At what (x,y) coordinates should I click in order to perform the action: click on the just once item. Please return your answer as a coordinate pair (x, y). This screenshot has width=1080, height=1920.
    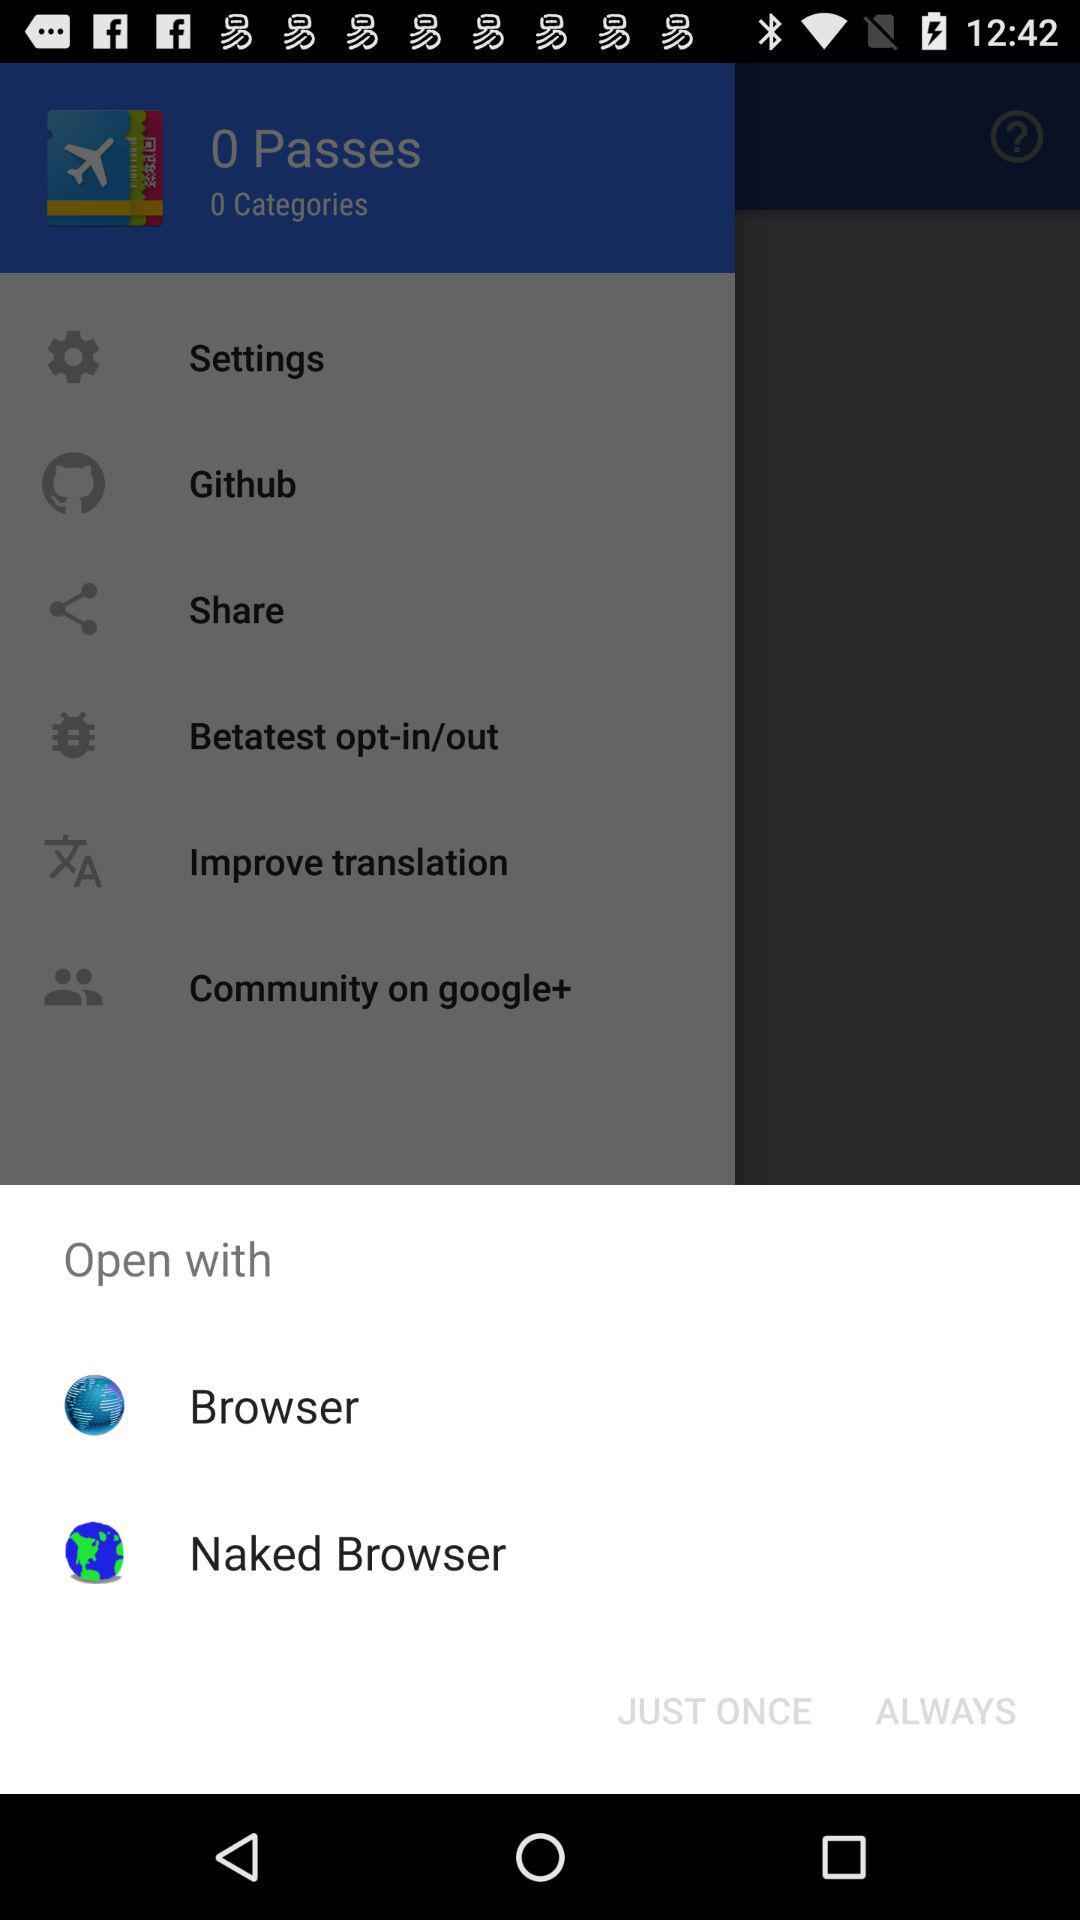
    Looking at the image, I should click on (713, 1708).